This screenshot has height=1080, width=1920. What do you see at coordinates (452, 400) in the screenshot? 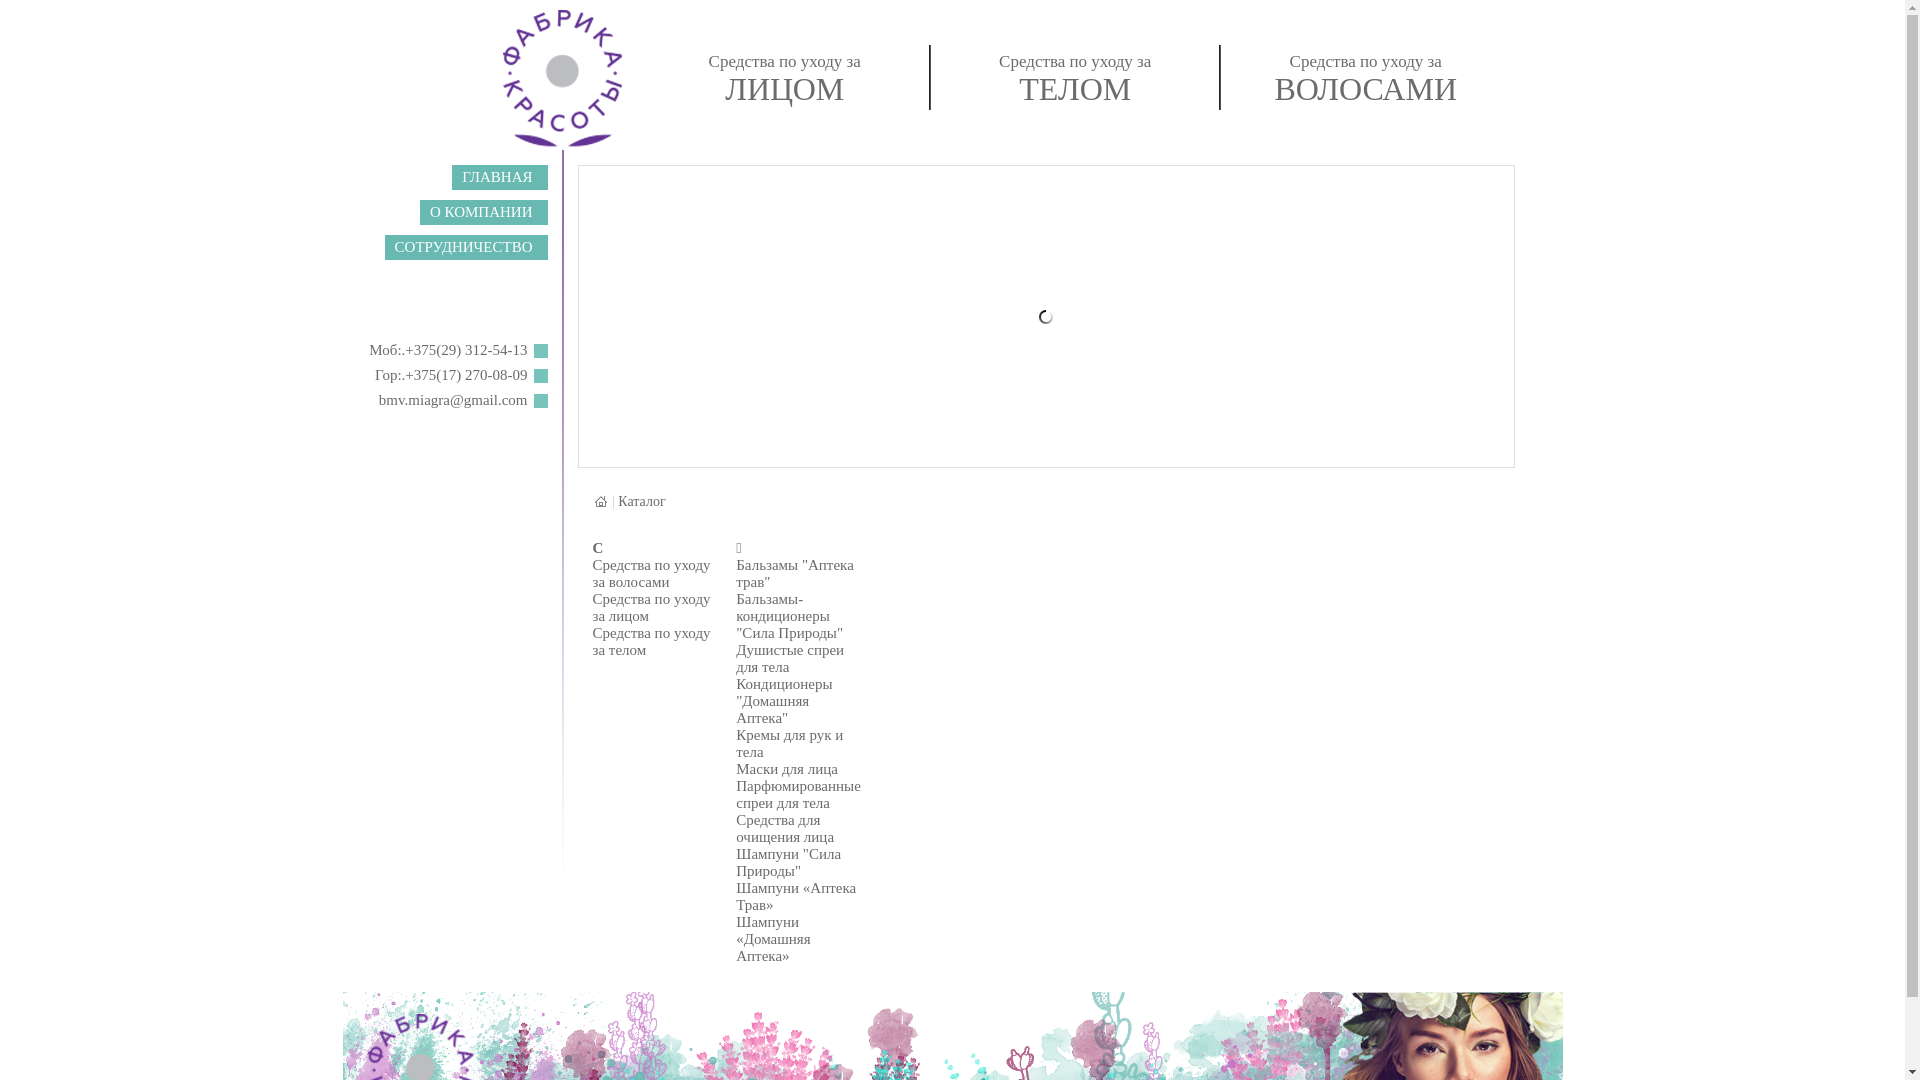
I see `'bmv.miagra@gmail.com'` at bounding box center [452, 400].